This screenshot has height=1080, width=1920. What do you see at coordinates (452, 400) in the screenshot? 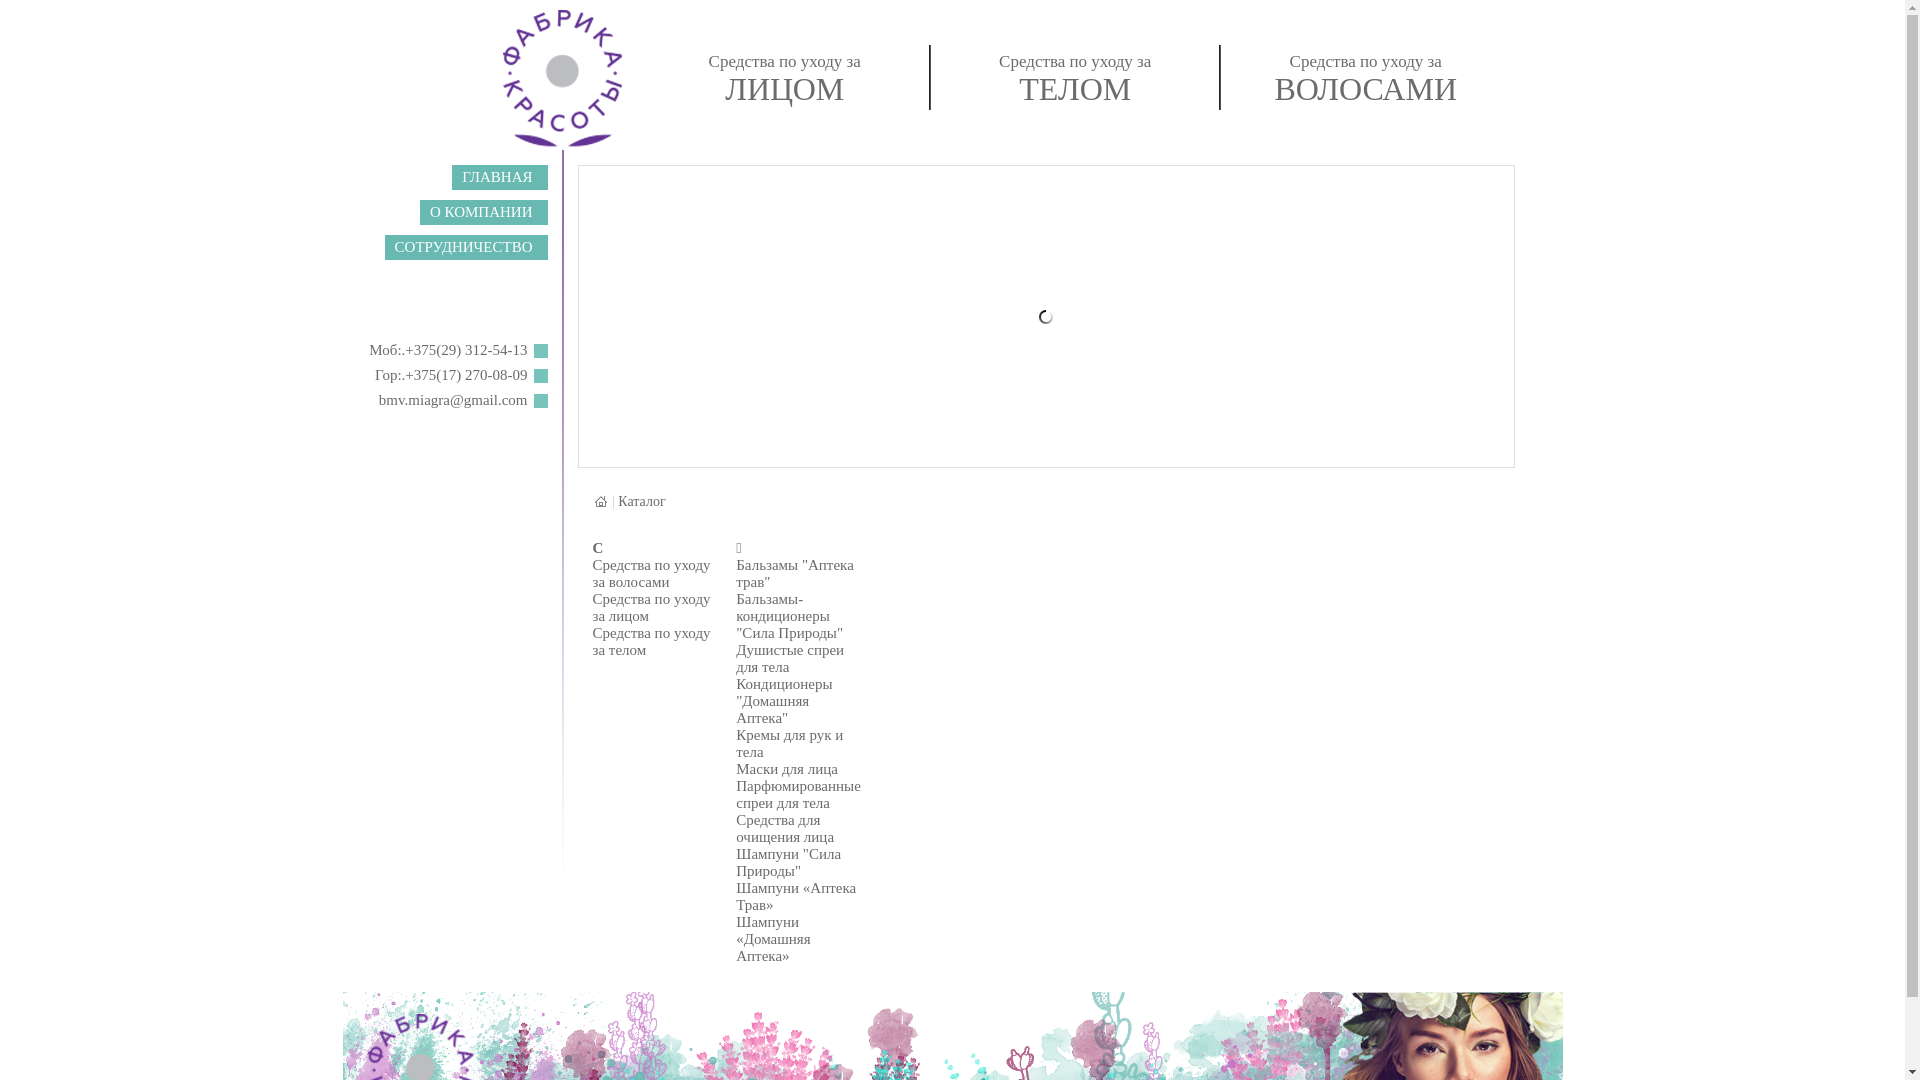
I see `'bmv.miagra@gmail.com'` at bounding box center [452, 400].